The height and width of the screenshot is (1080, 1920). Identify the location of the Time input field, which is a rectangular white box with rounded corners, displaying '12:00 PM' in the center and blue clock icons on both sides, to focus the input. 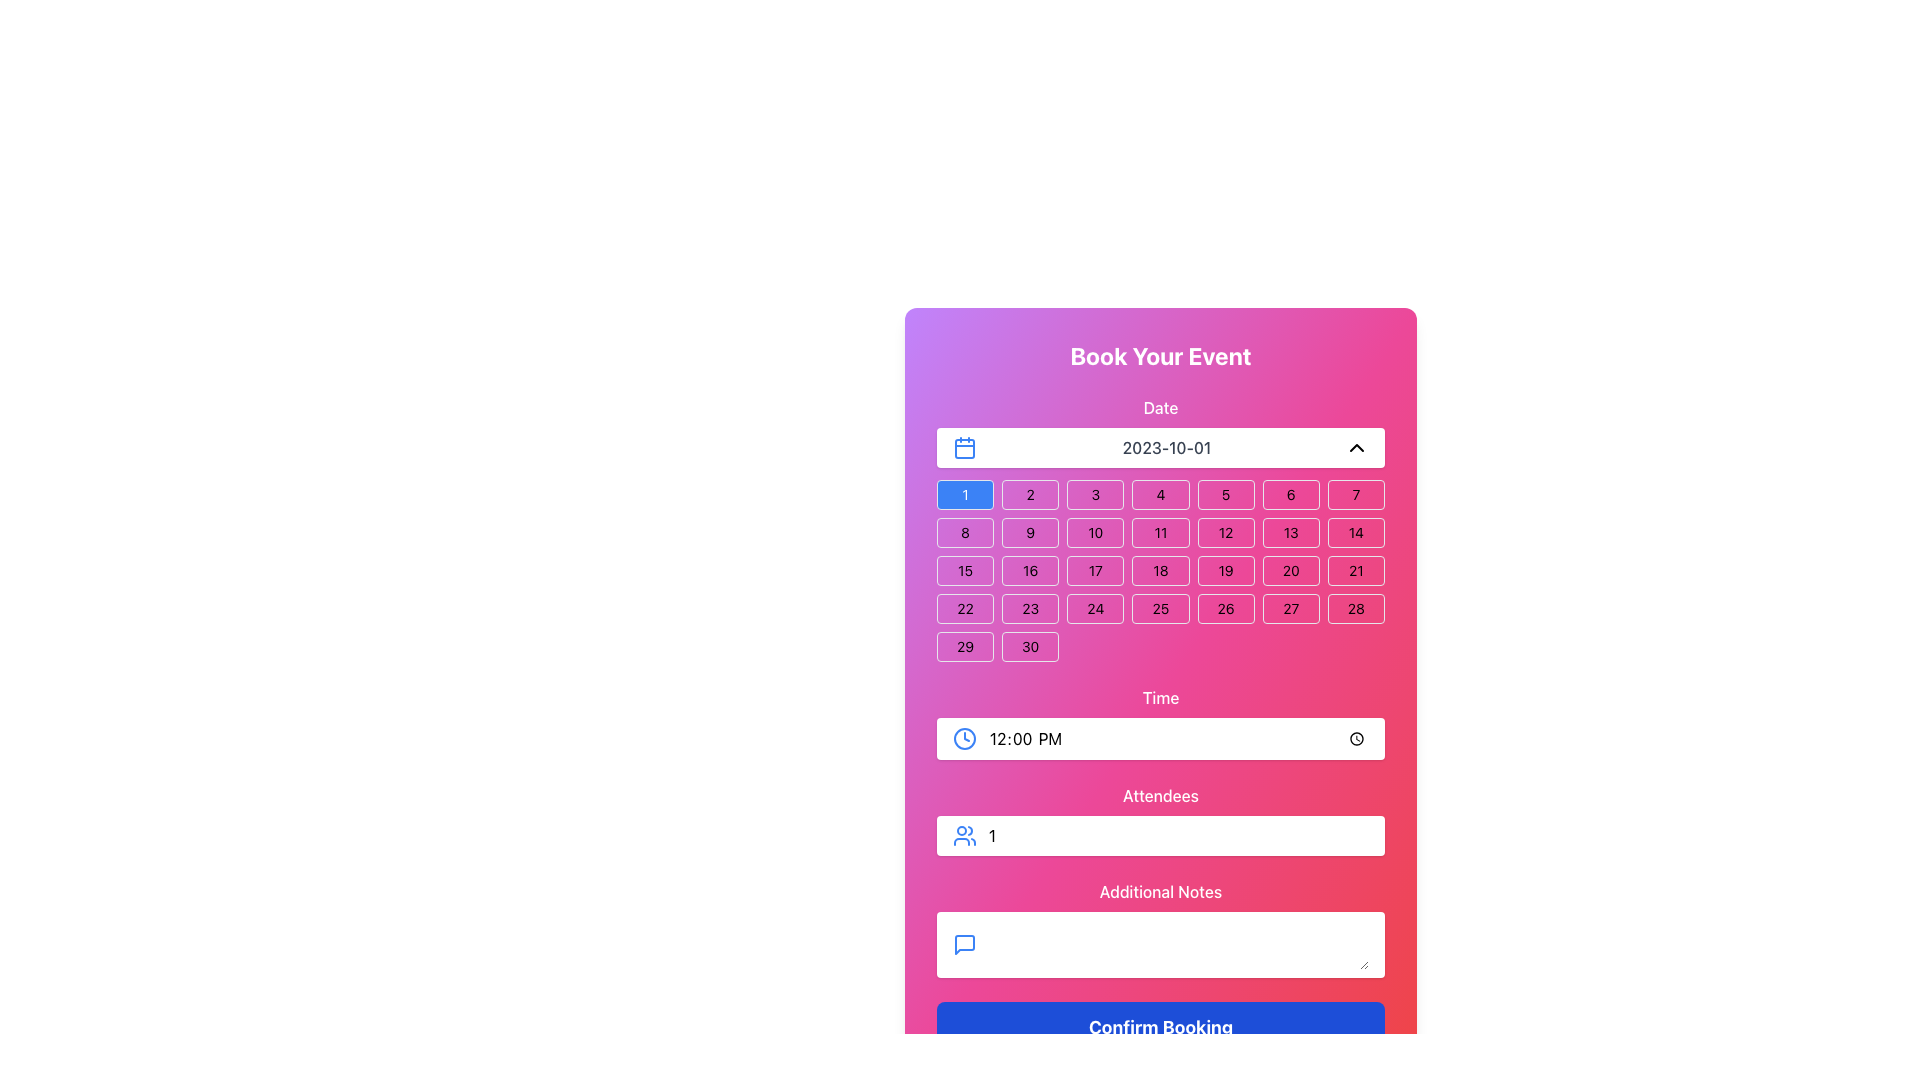
(1161, 739).